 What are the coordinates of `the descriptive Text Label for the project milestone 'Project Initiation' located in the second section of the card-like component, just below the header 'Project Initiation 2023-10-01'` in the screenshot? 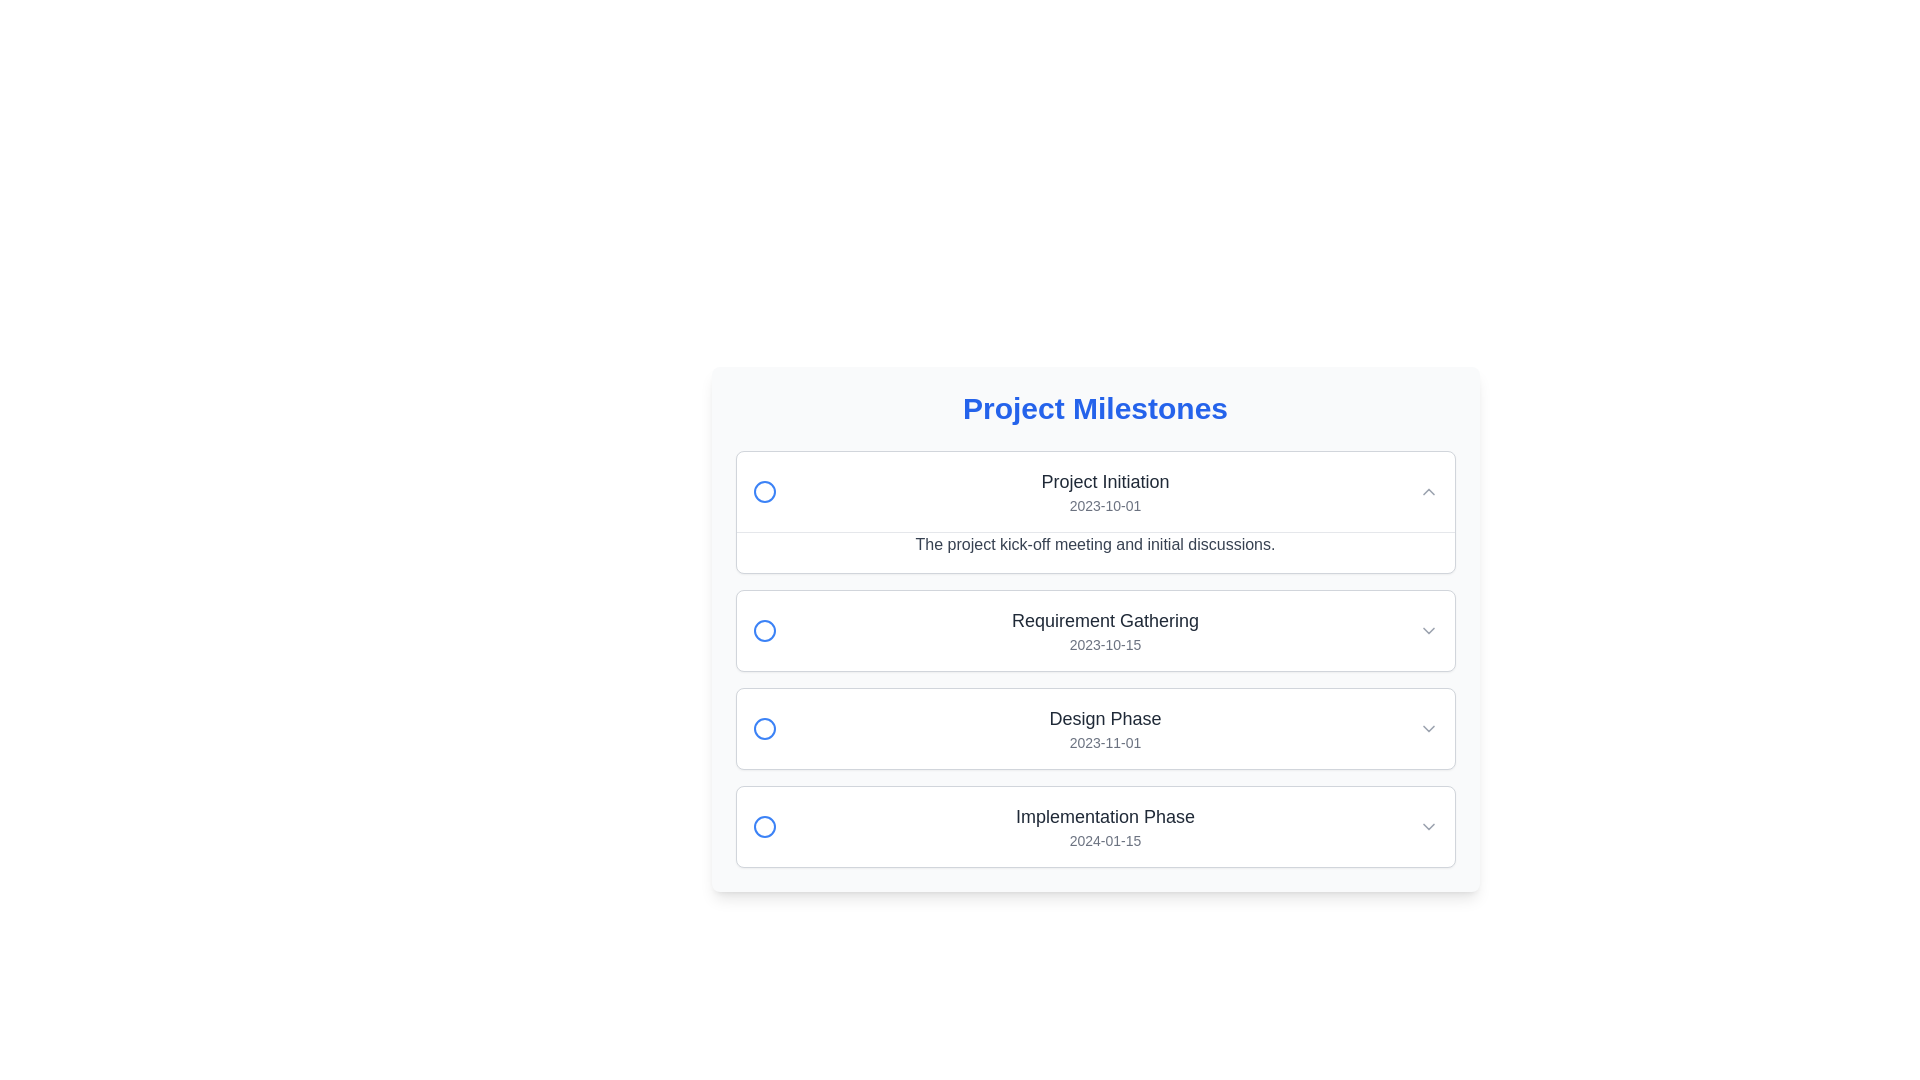 It's located at (1094, 552).